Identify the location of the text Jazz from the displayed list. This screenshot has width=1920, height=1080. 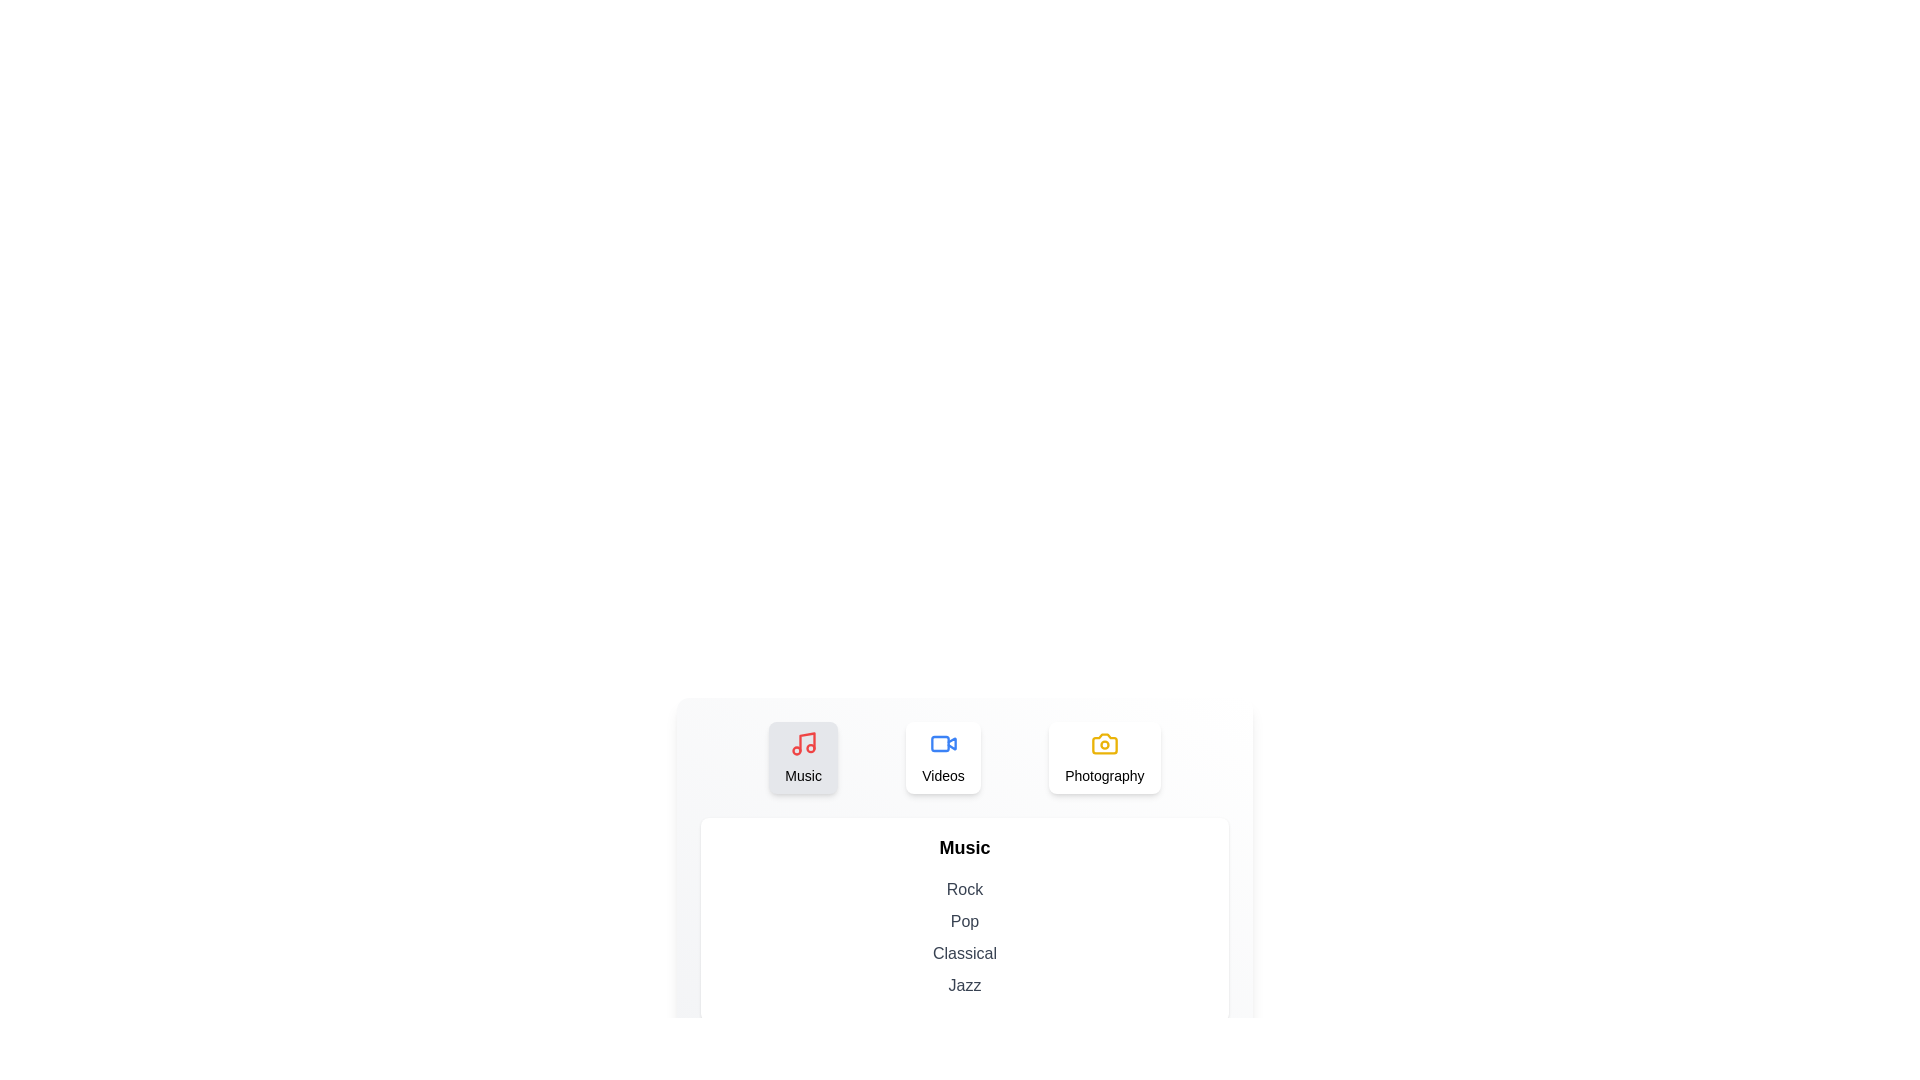
(964, 985).